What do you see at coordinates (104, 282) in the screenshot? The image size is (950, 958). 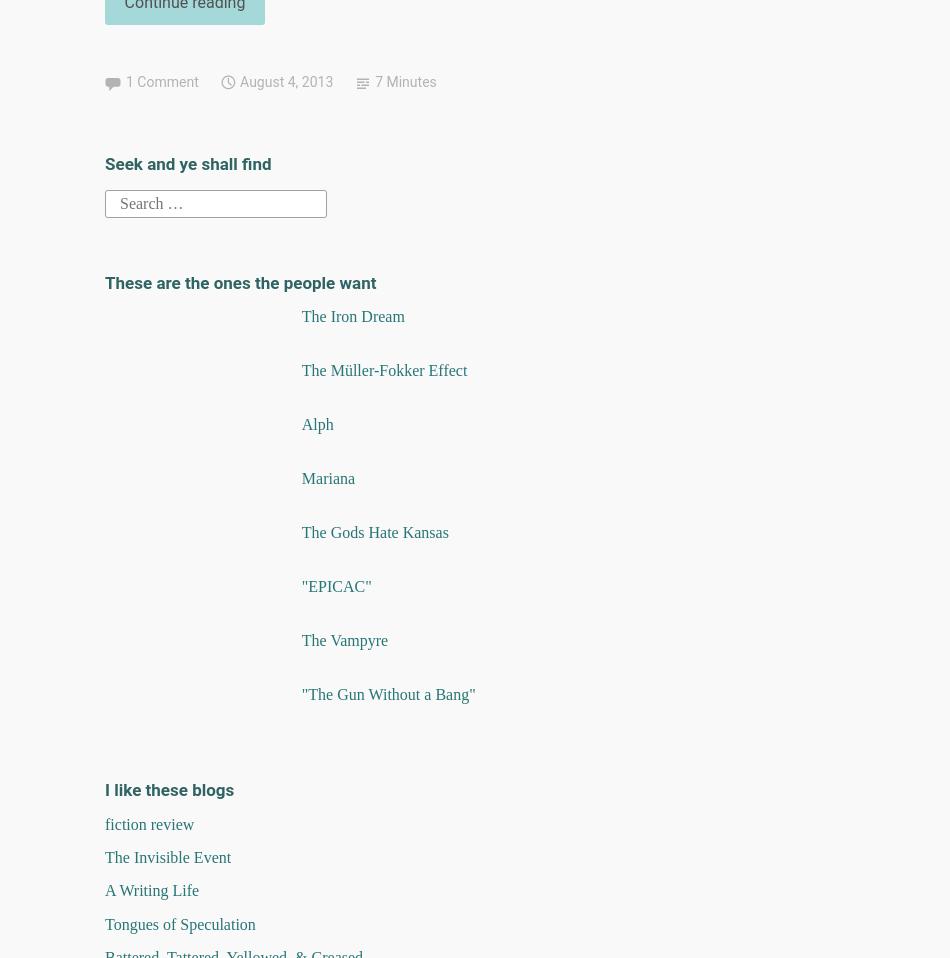 I see `'These are the ones the people want'` at bounding box center [104, 282].